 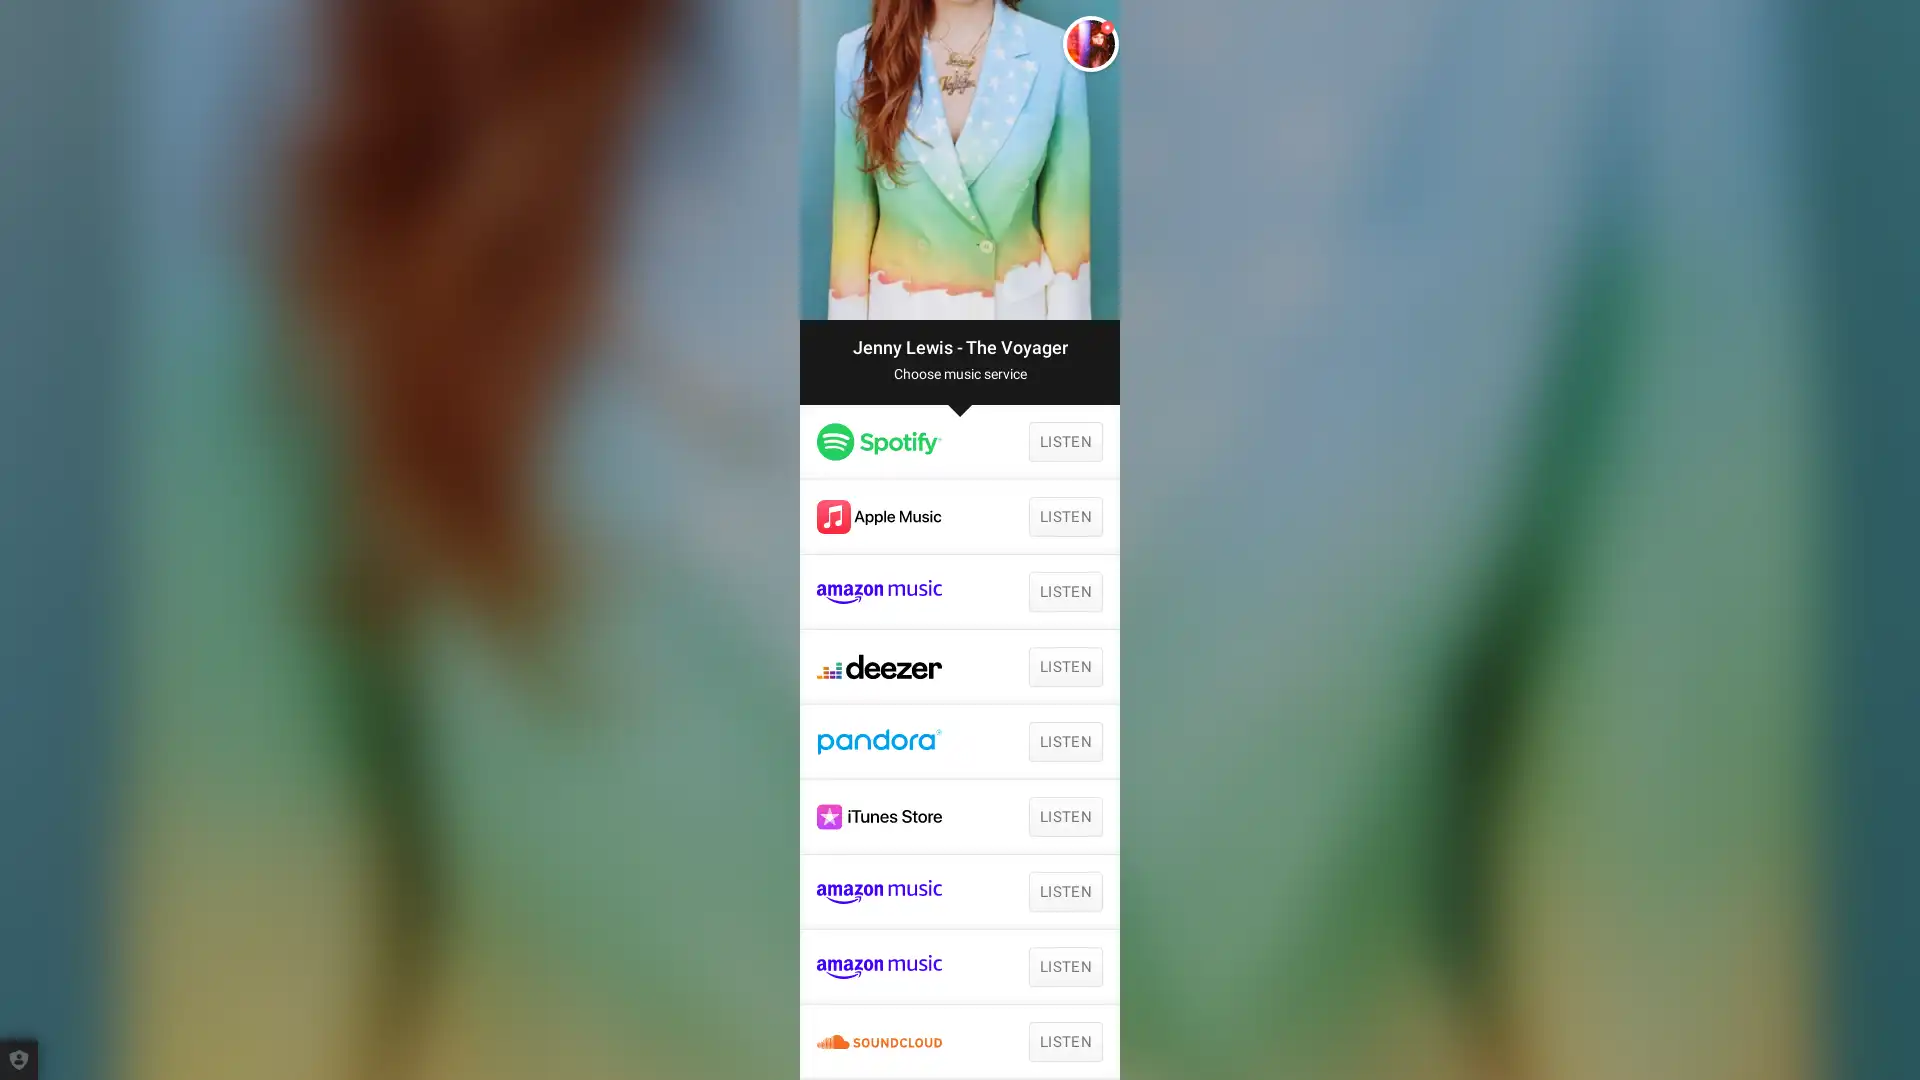 What do you see at coordinates (1064, 515) in the screenshot?
I see `LISTEN` at bounding box center [1064, 515].